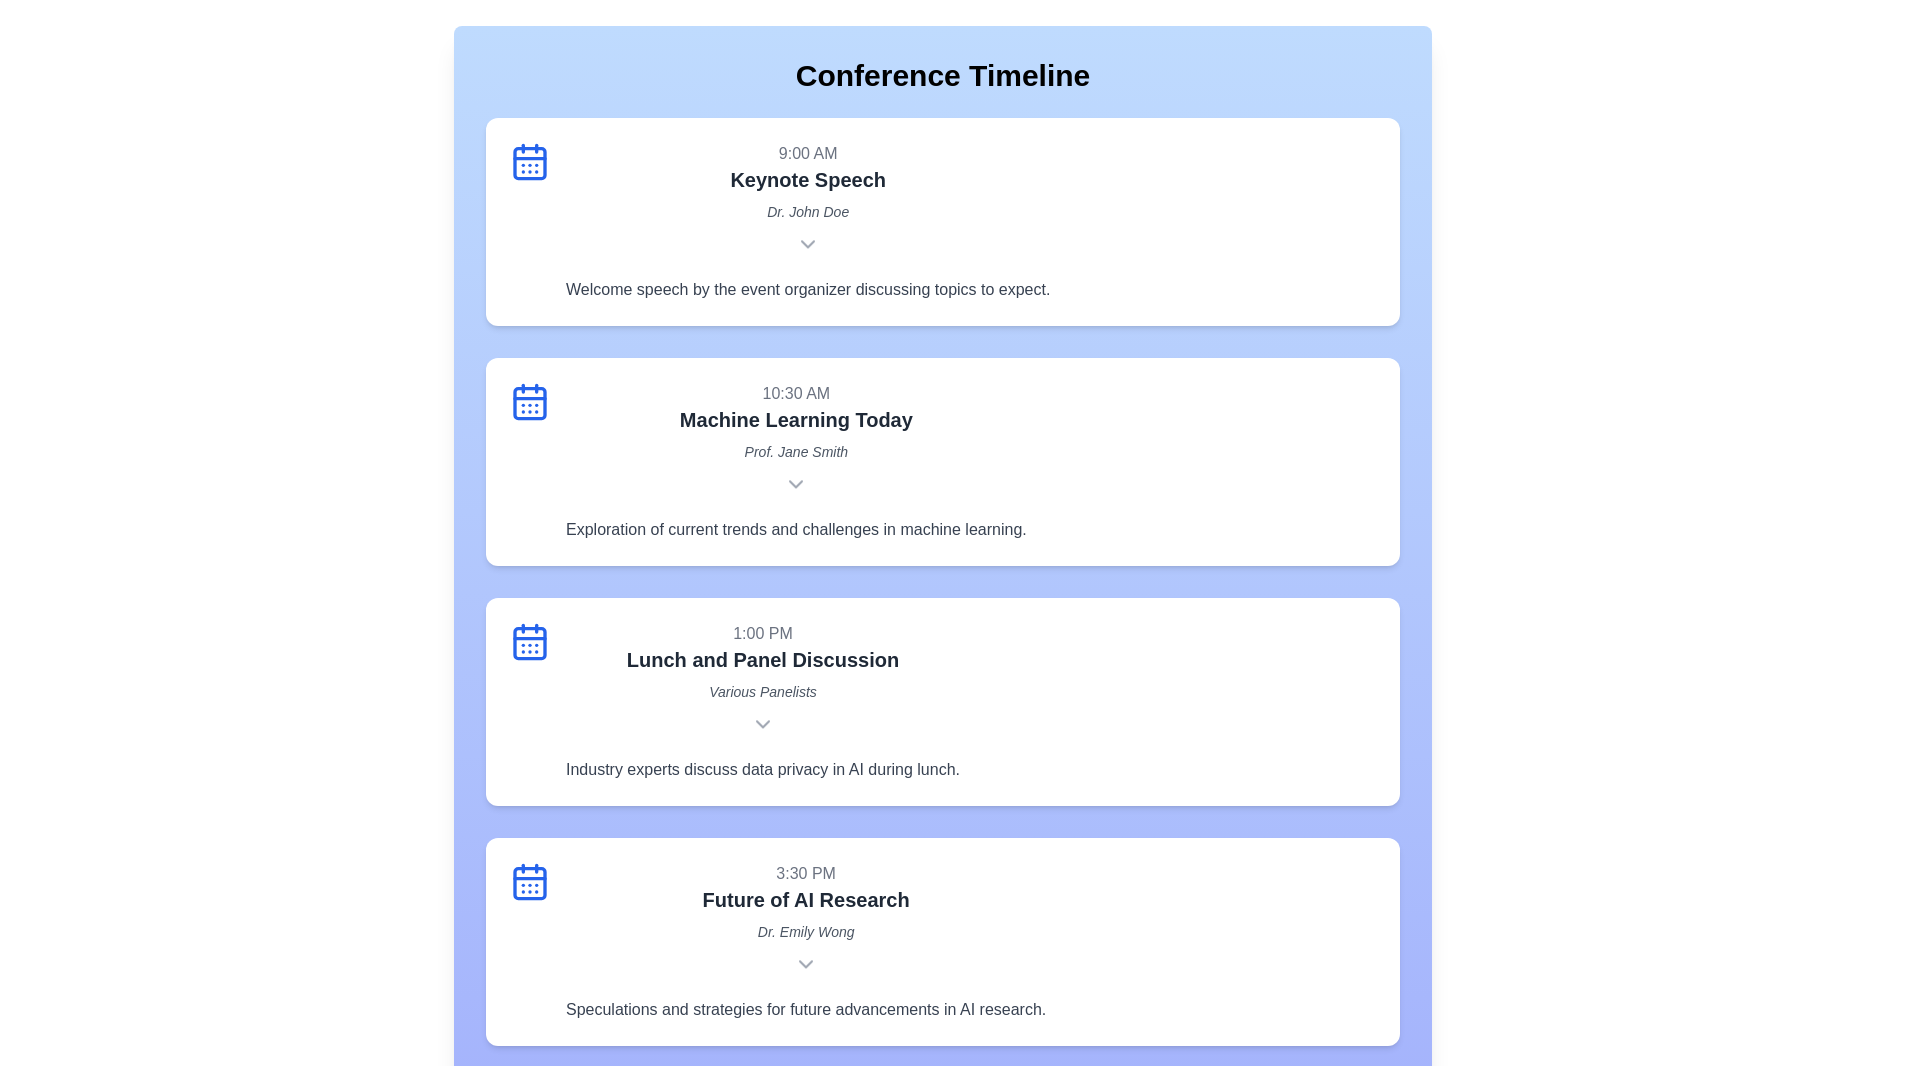 This screenshot has height=1080, width=1920. Describe the element at coordinates (529, 882) in the screenshot. I see `the calendar icon located in the fourth card of the timeline interface, adjacent to the header 'Future of AI Research'` at that location.